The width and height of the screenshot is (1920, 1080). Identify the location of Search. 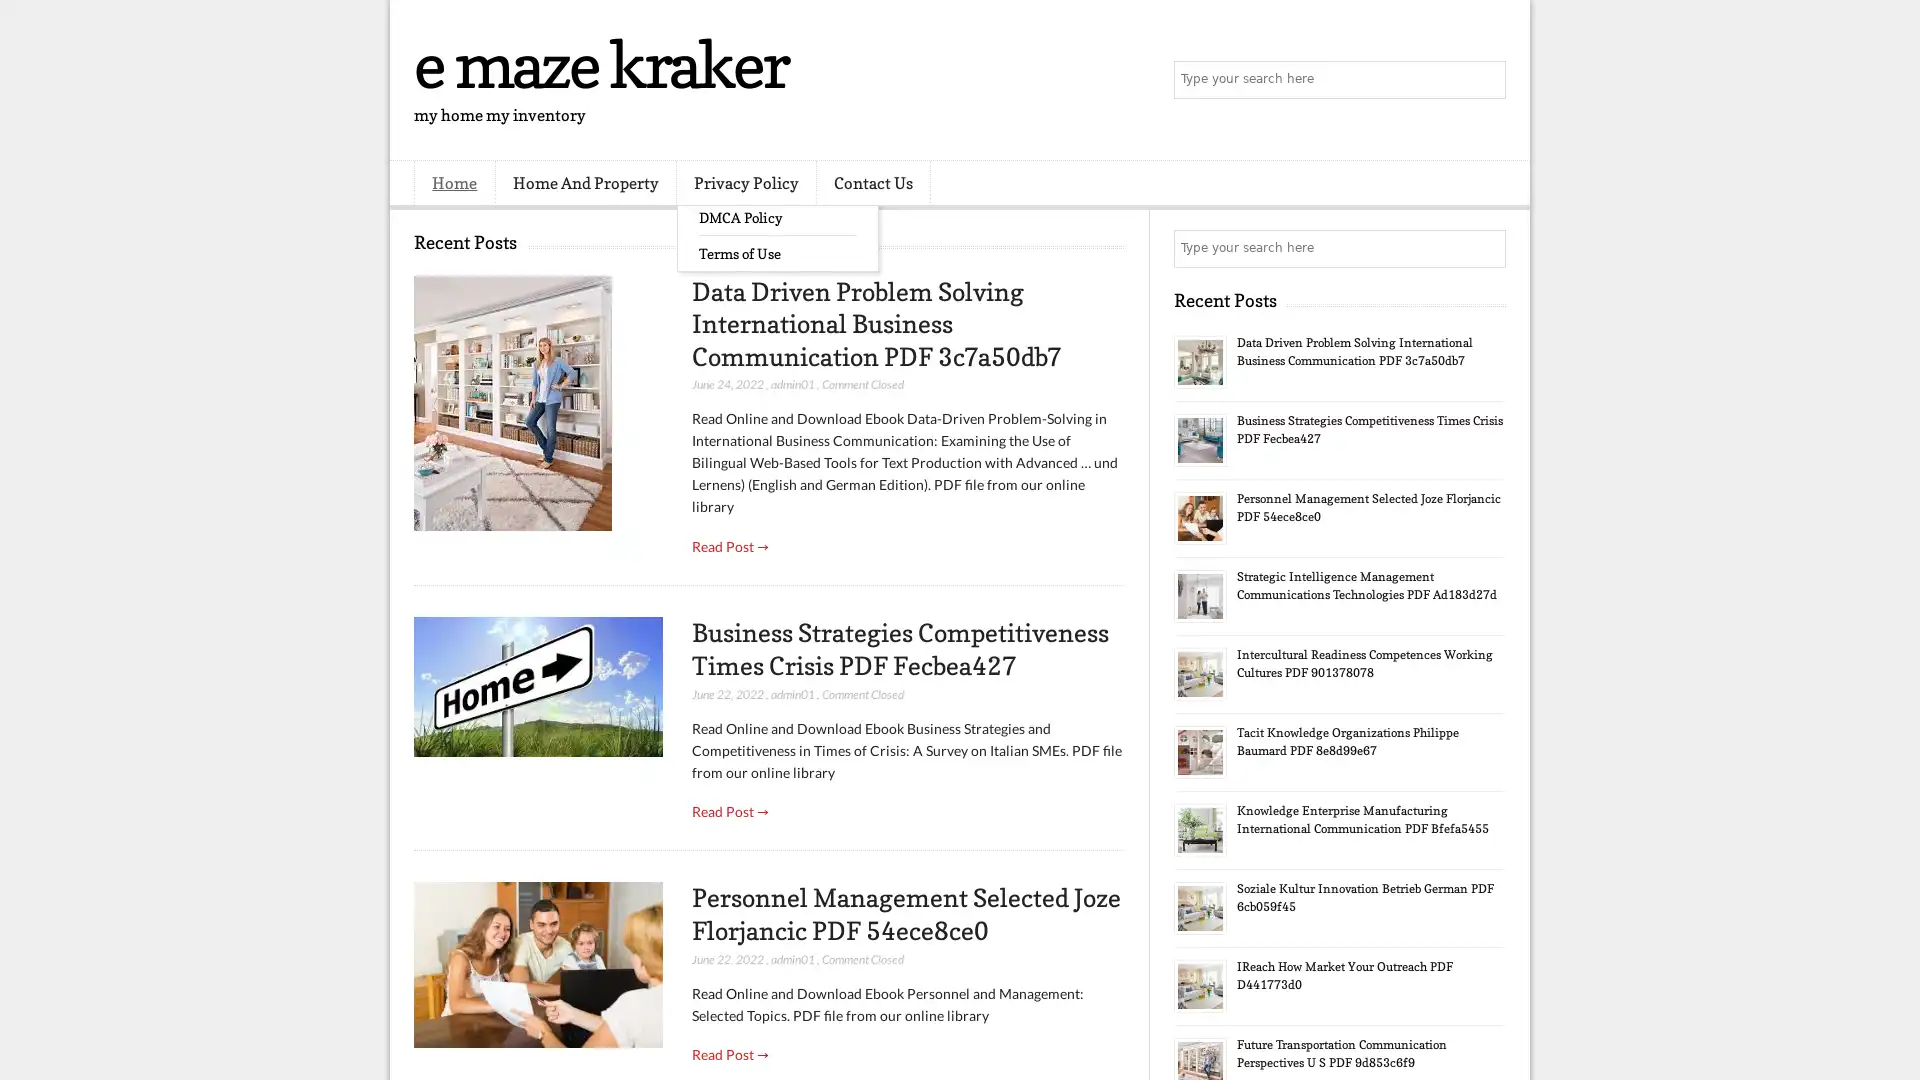
(1485, 248).